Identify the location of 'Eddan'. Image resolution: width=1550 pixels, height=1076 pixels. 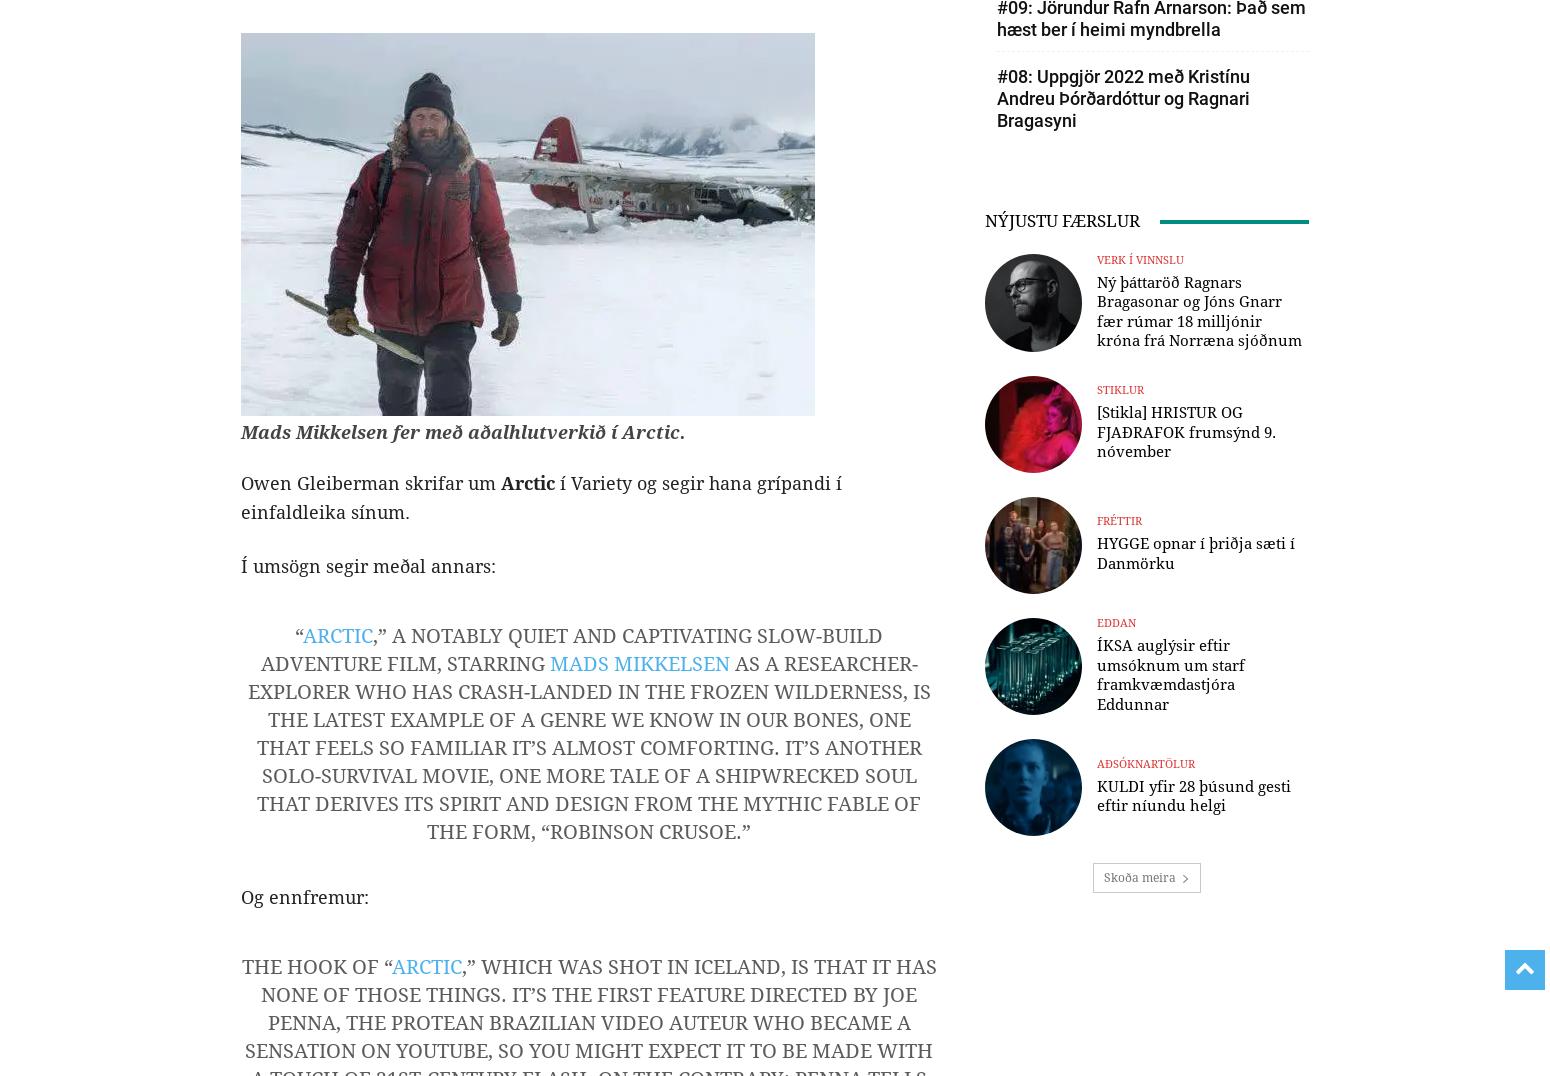
(1115, 623).